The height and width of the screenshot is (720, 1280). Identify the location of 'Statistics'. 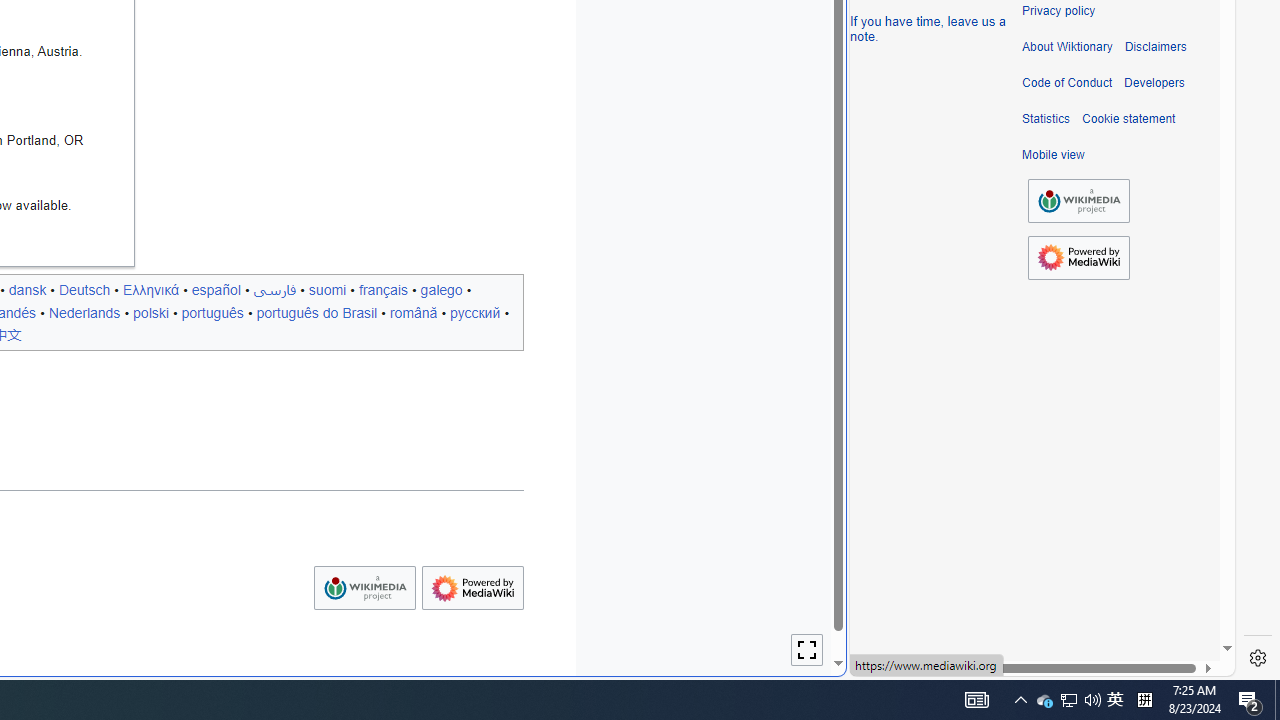
(1045, 119).